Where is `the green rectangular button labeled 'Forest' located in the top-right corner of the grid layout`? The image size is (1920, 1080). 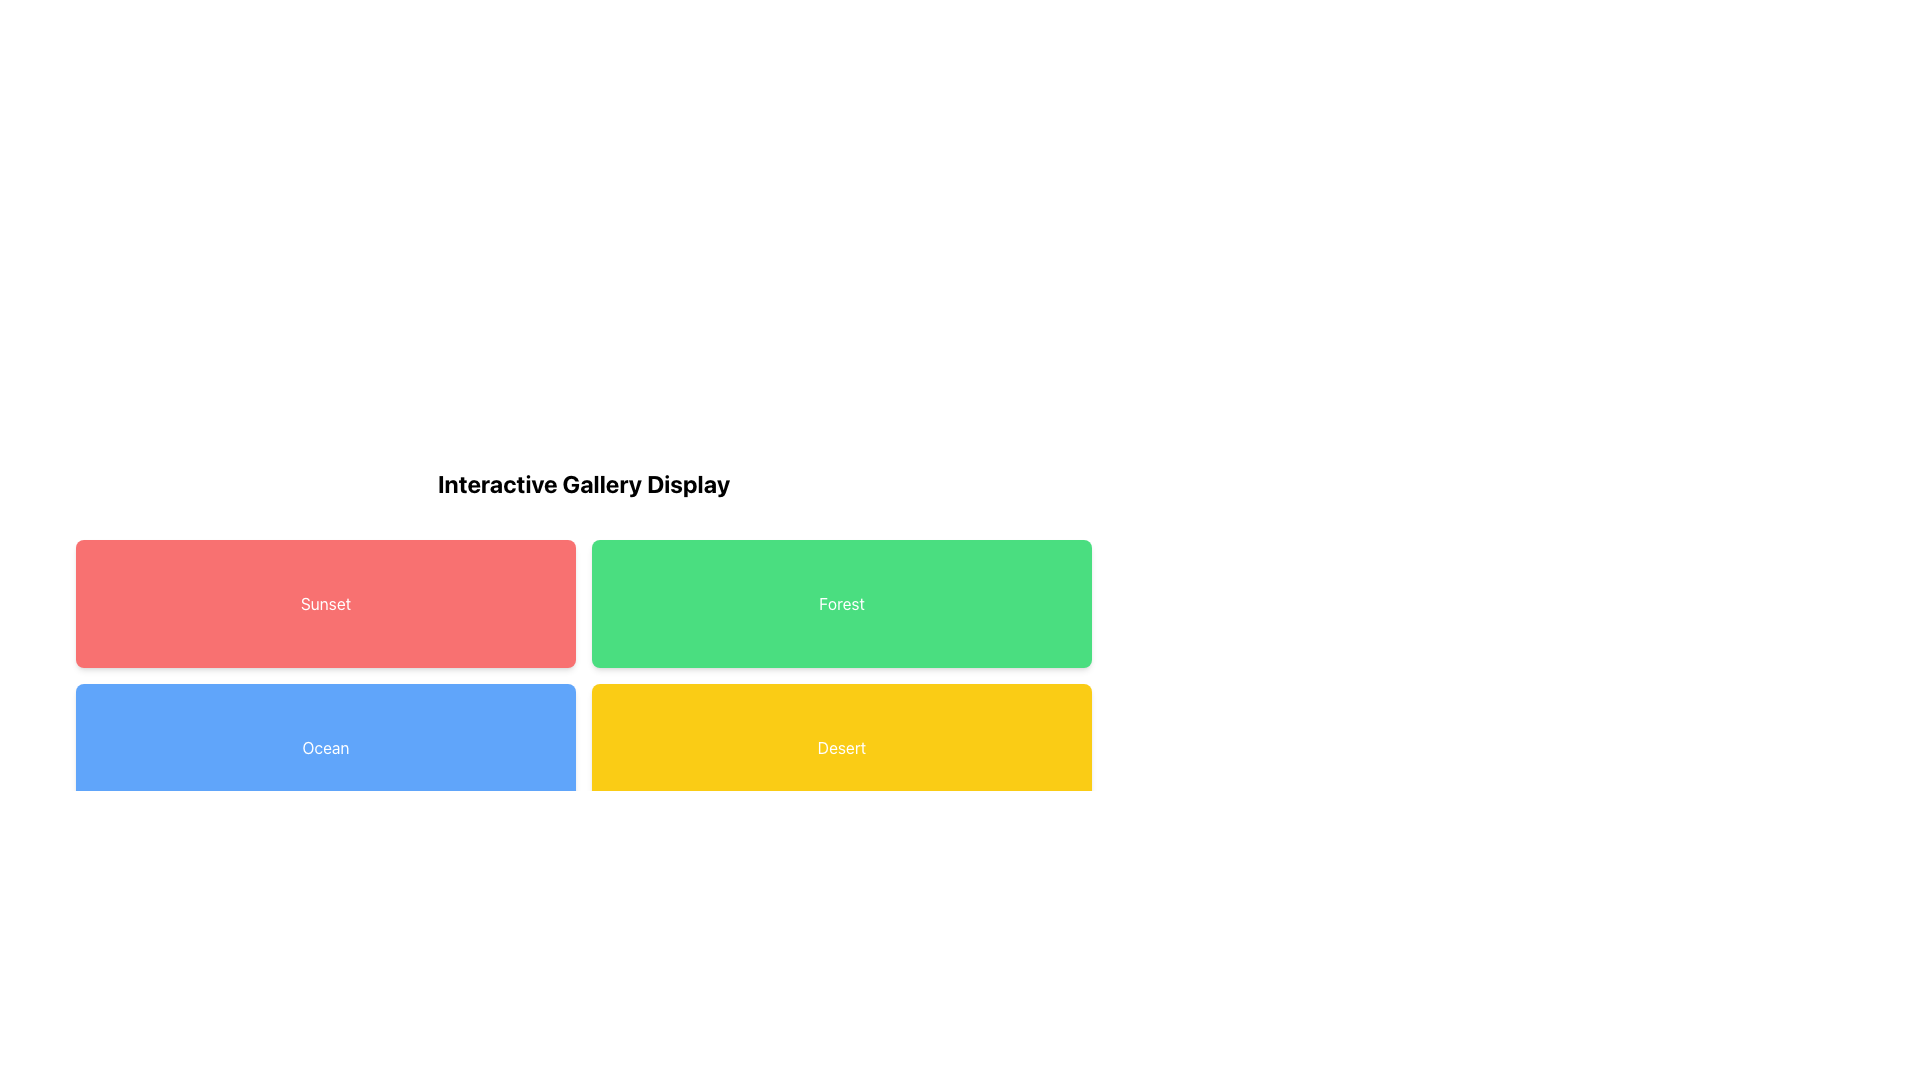 the green rectangular button labeled 'Forest' located in the top-right corner of the grid layout is located at coordinates (841, 603).